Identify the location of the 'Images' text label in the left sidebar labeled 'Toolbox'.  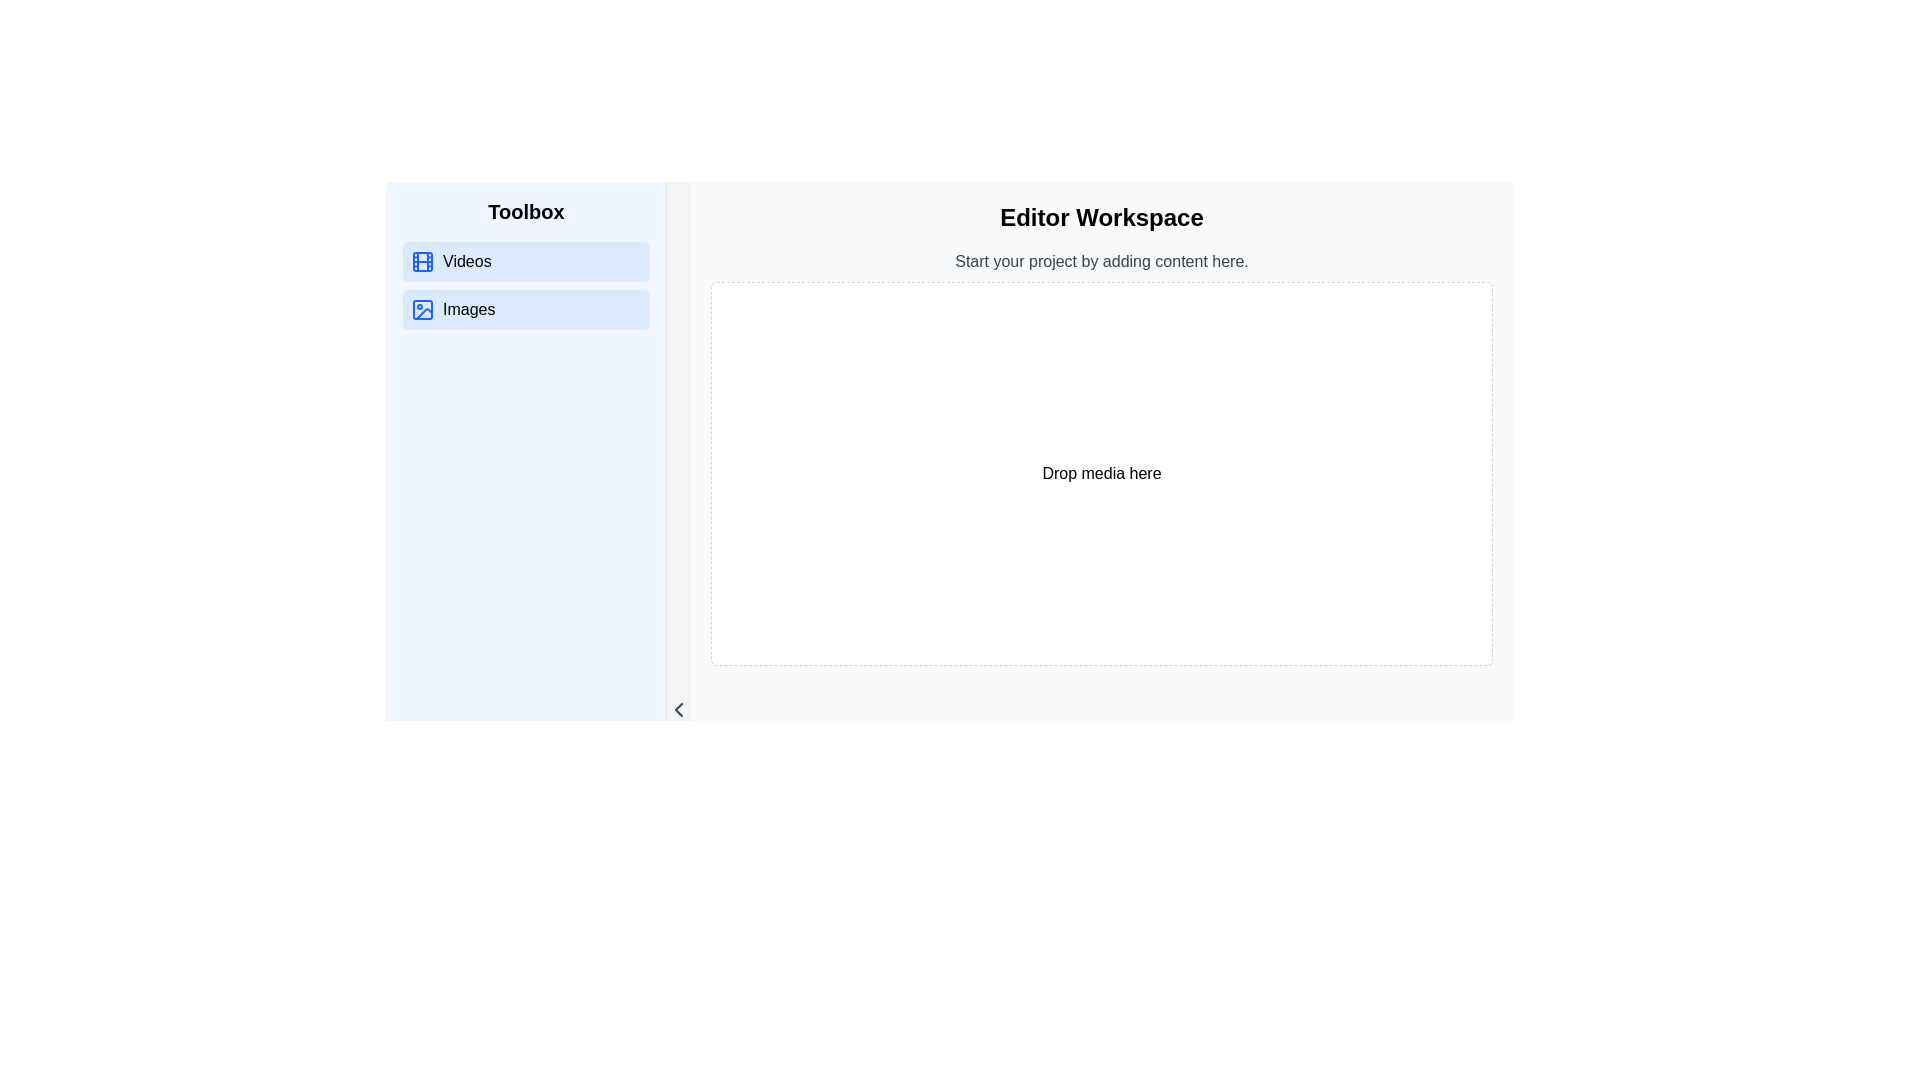
(468, 309).